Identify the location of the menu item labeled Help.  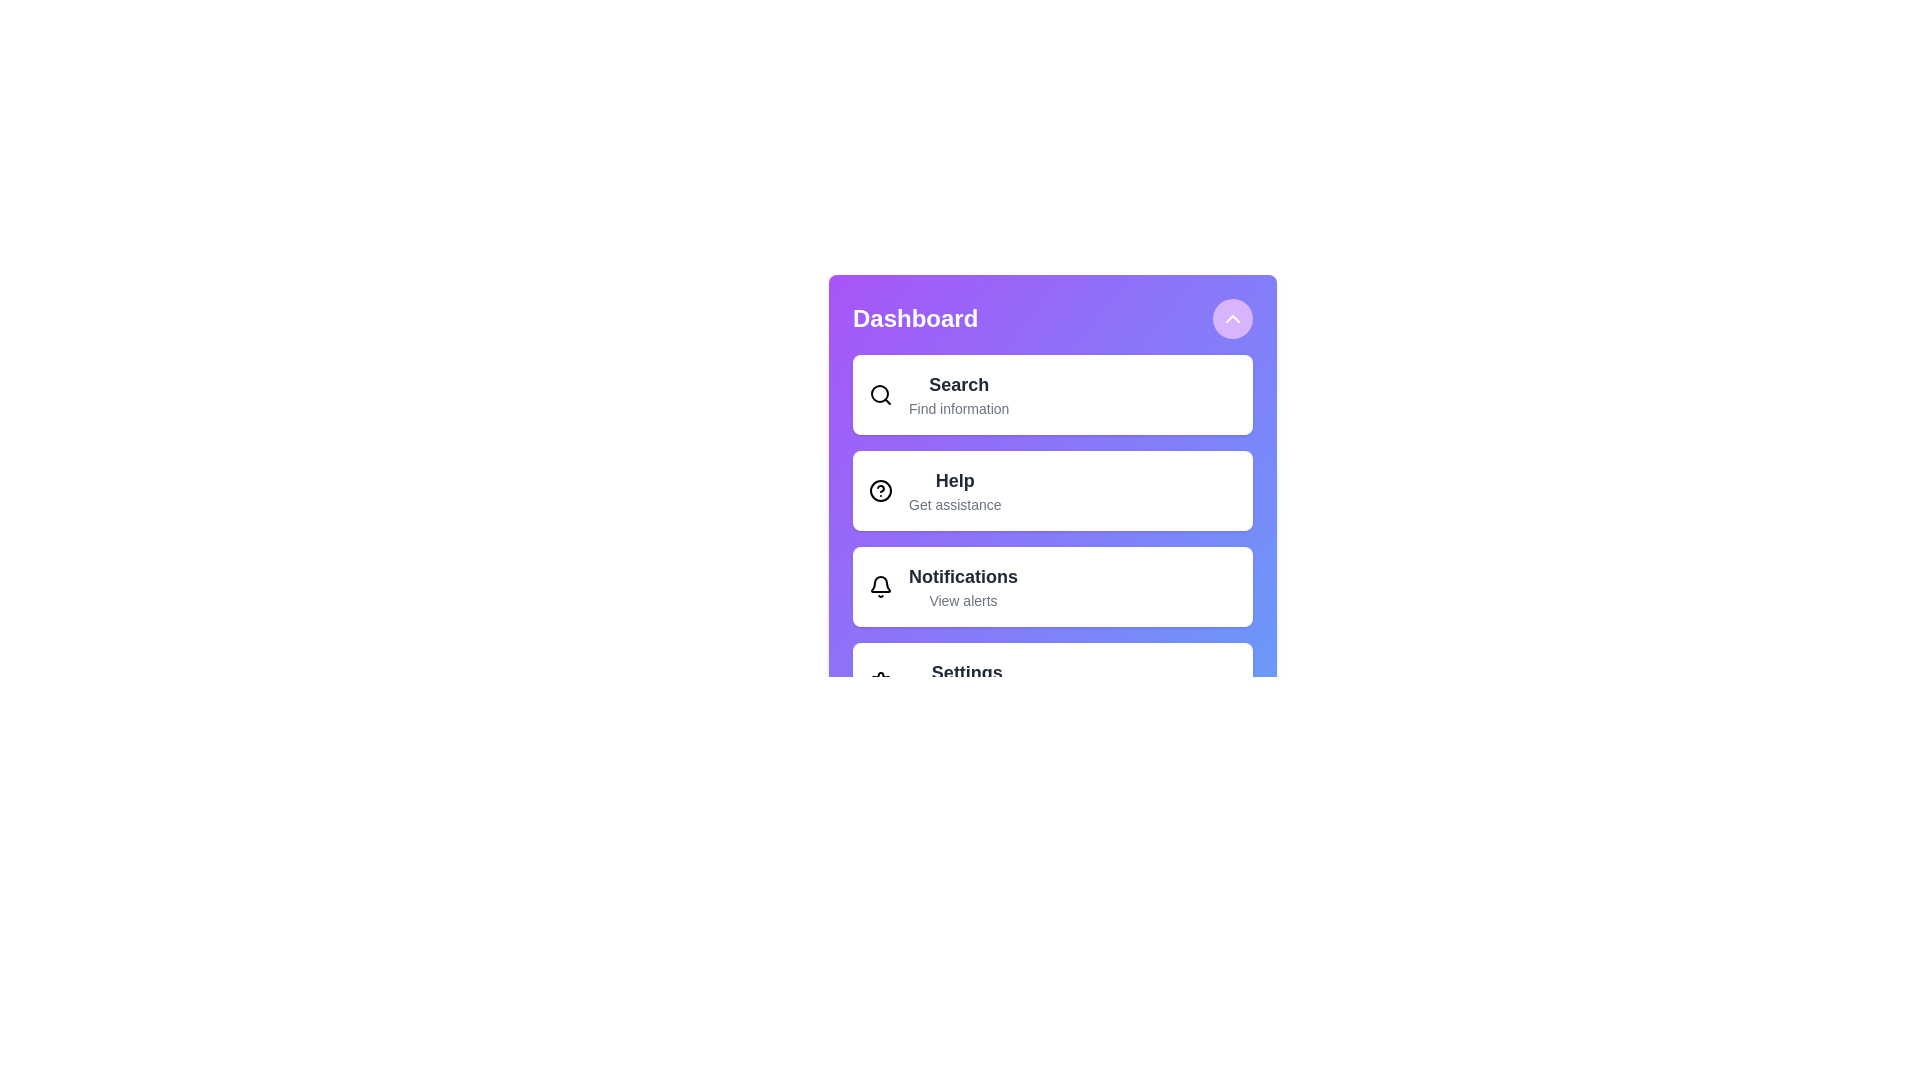
(1051, 490).